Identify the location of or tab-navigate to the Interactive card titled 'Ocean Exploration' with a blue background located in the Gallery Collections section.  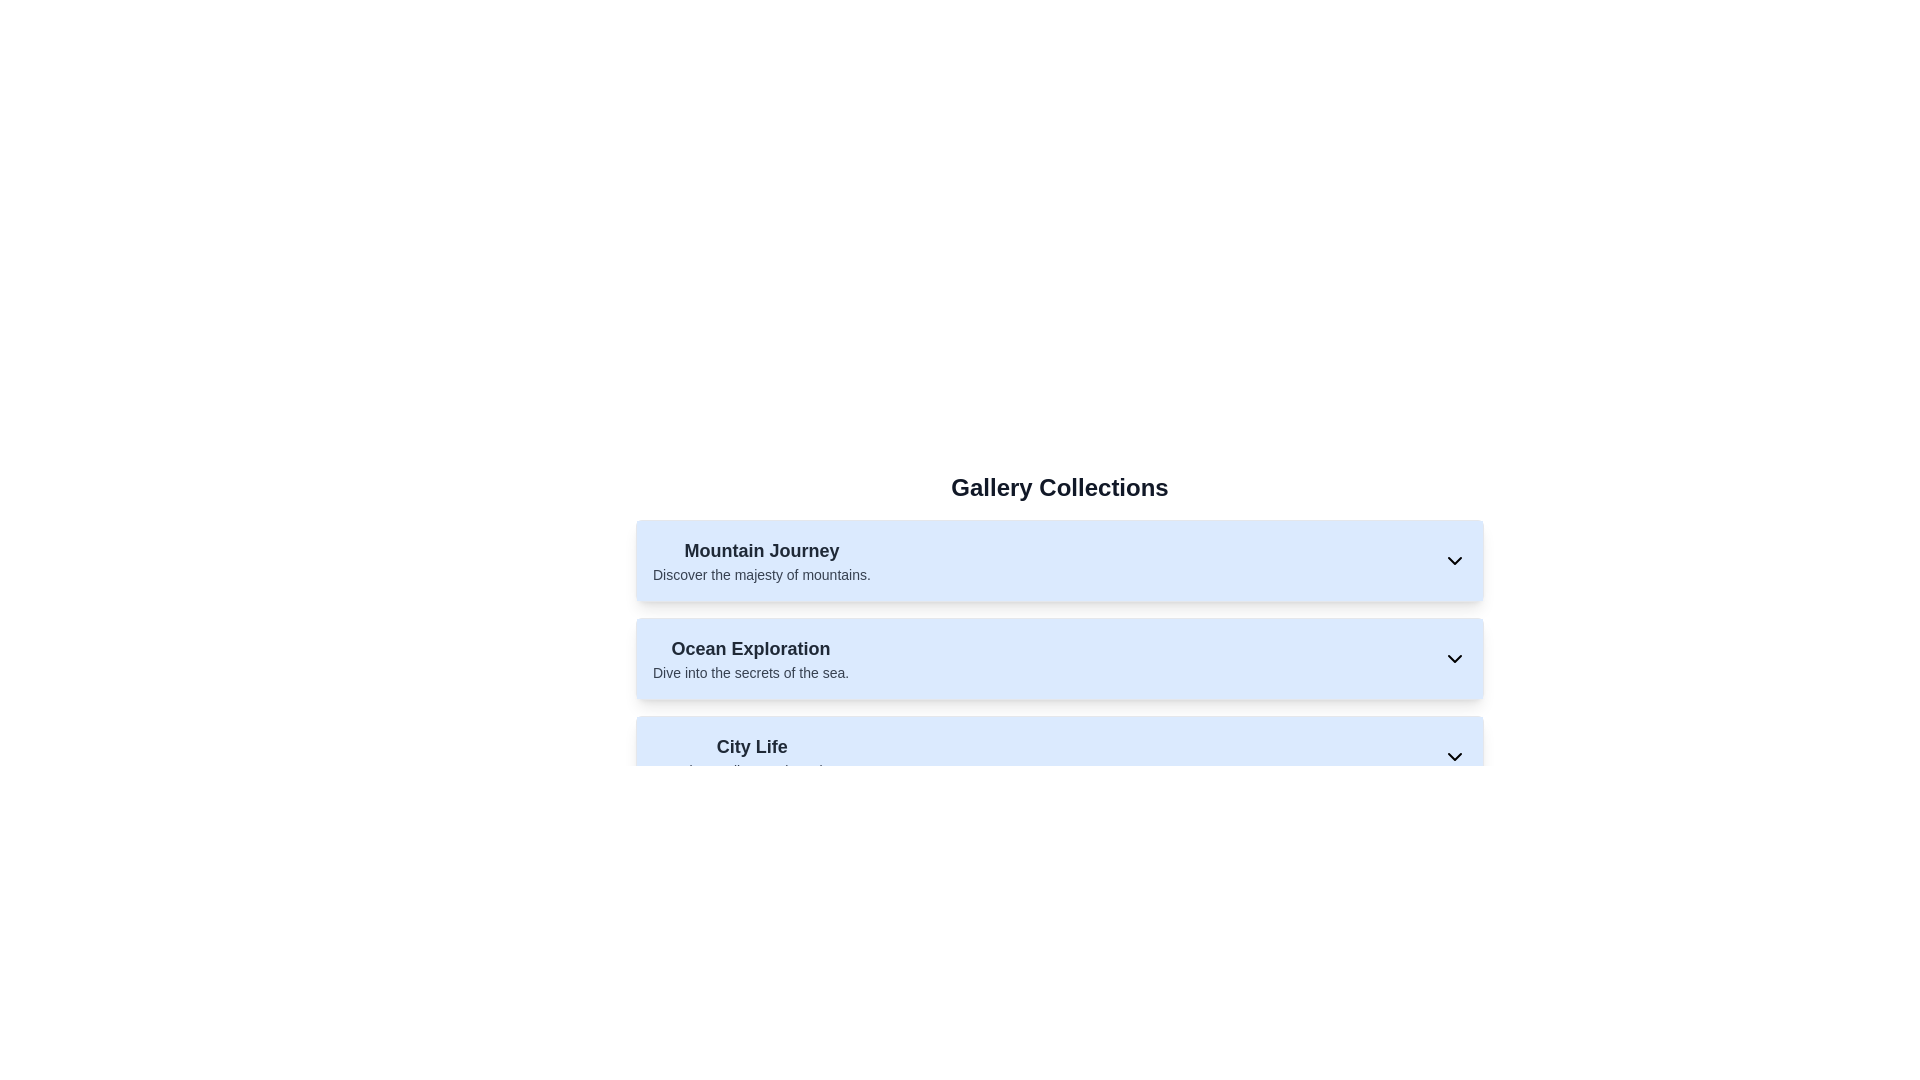
(1059, 659).